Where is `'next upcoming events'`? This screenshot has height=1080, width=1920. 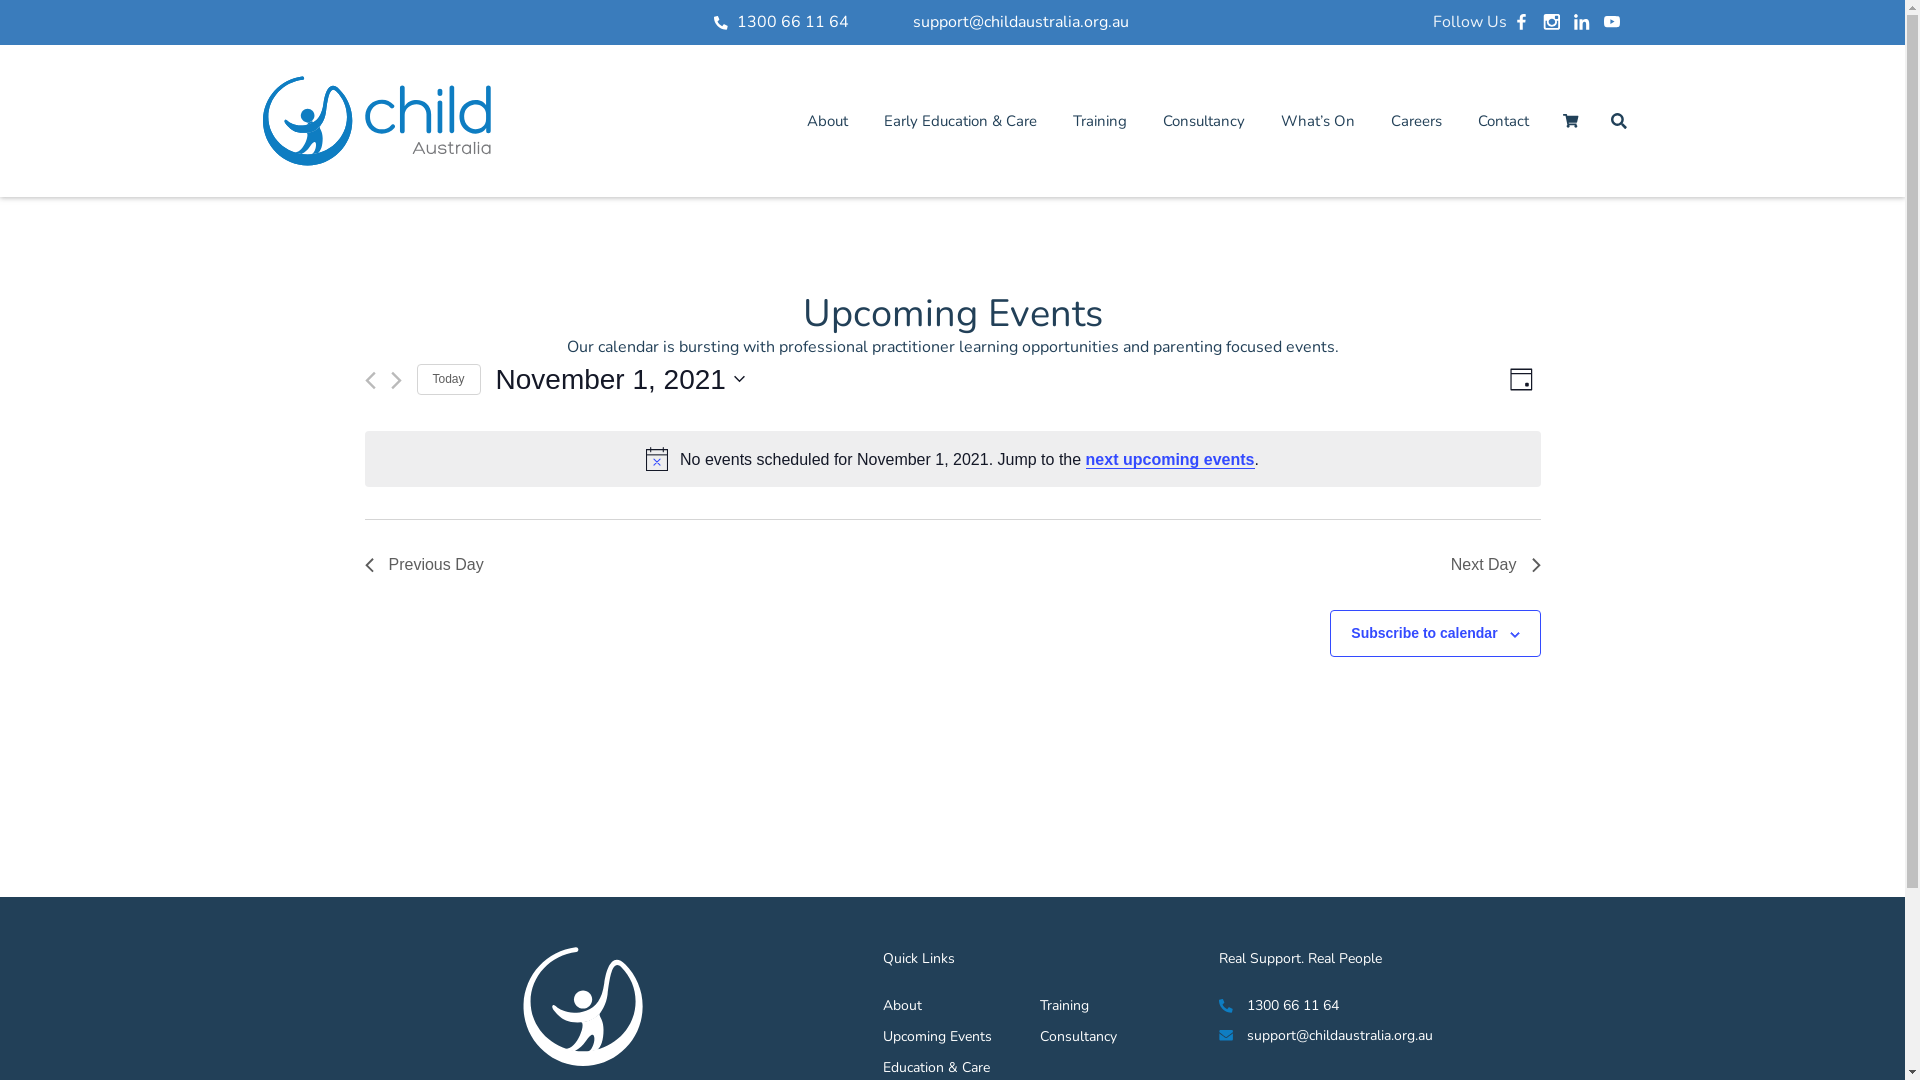 'next upcoming events' is located at coordinates (1084, 459).